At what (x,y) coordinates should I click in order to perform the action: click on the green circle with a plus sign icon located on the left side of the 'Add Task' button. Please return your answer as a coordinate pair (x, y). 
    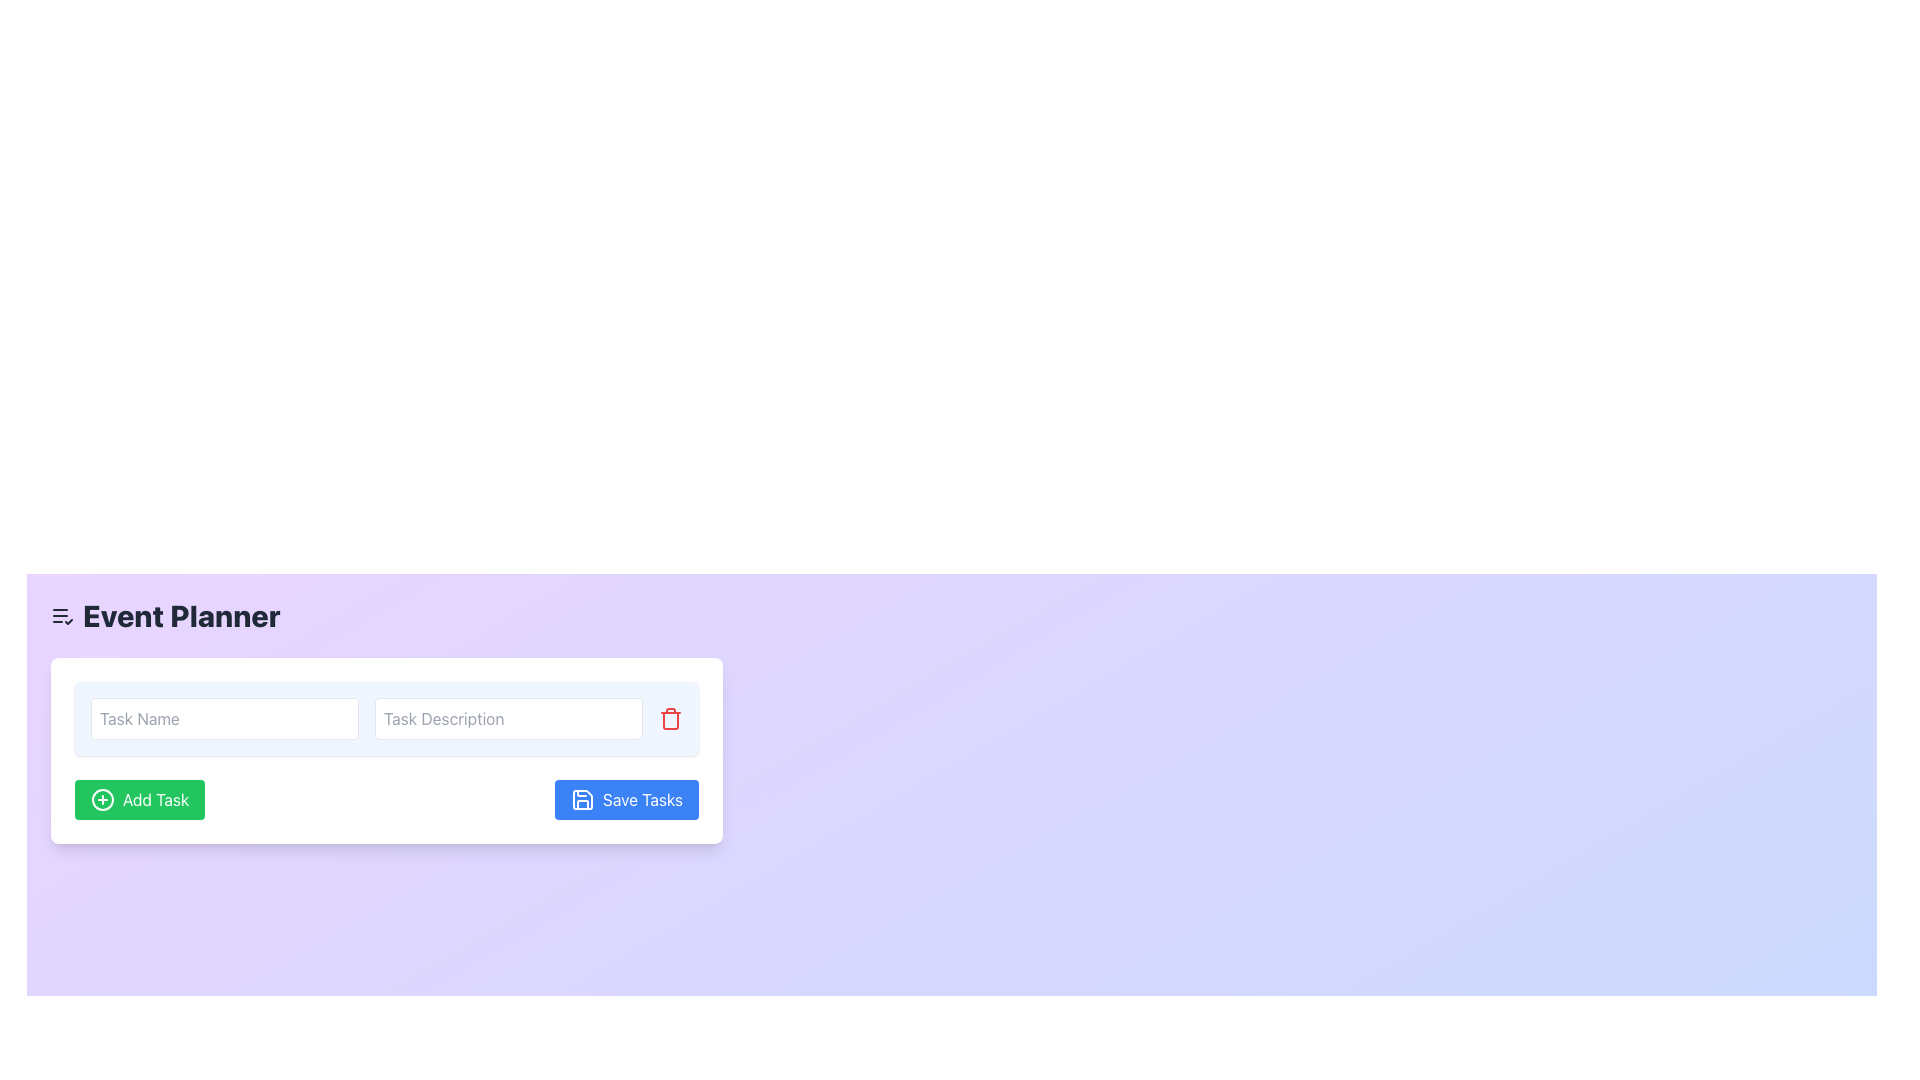
    Looking at the image, I should click on (101, 798).